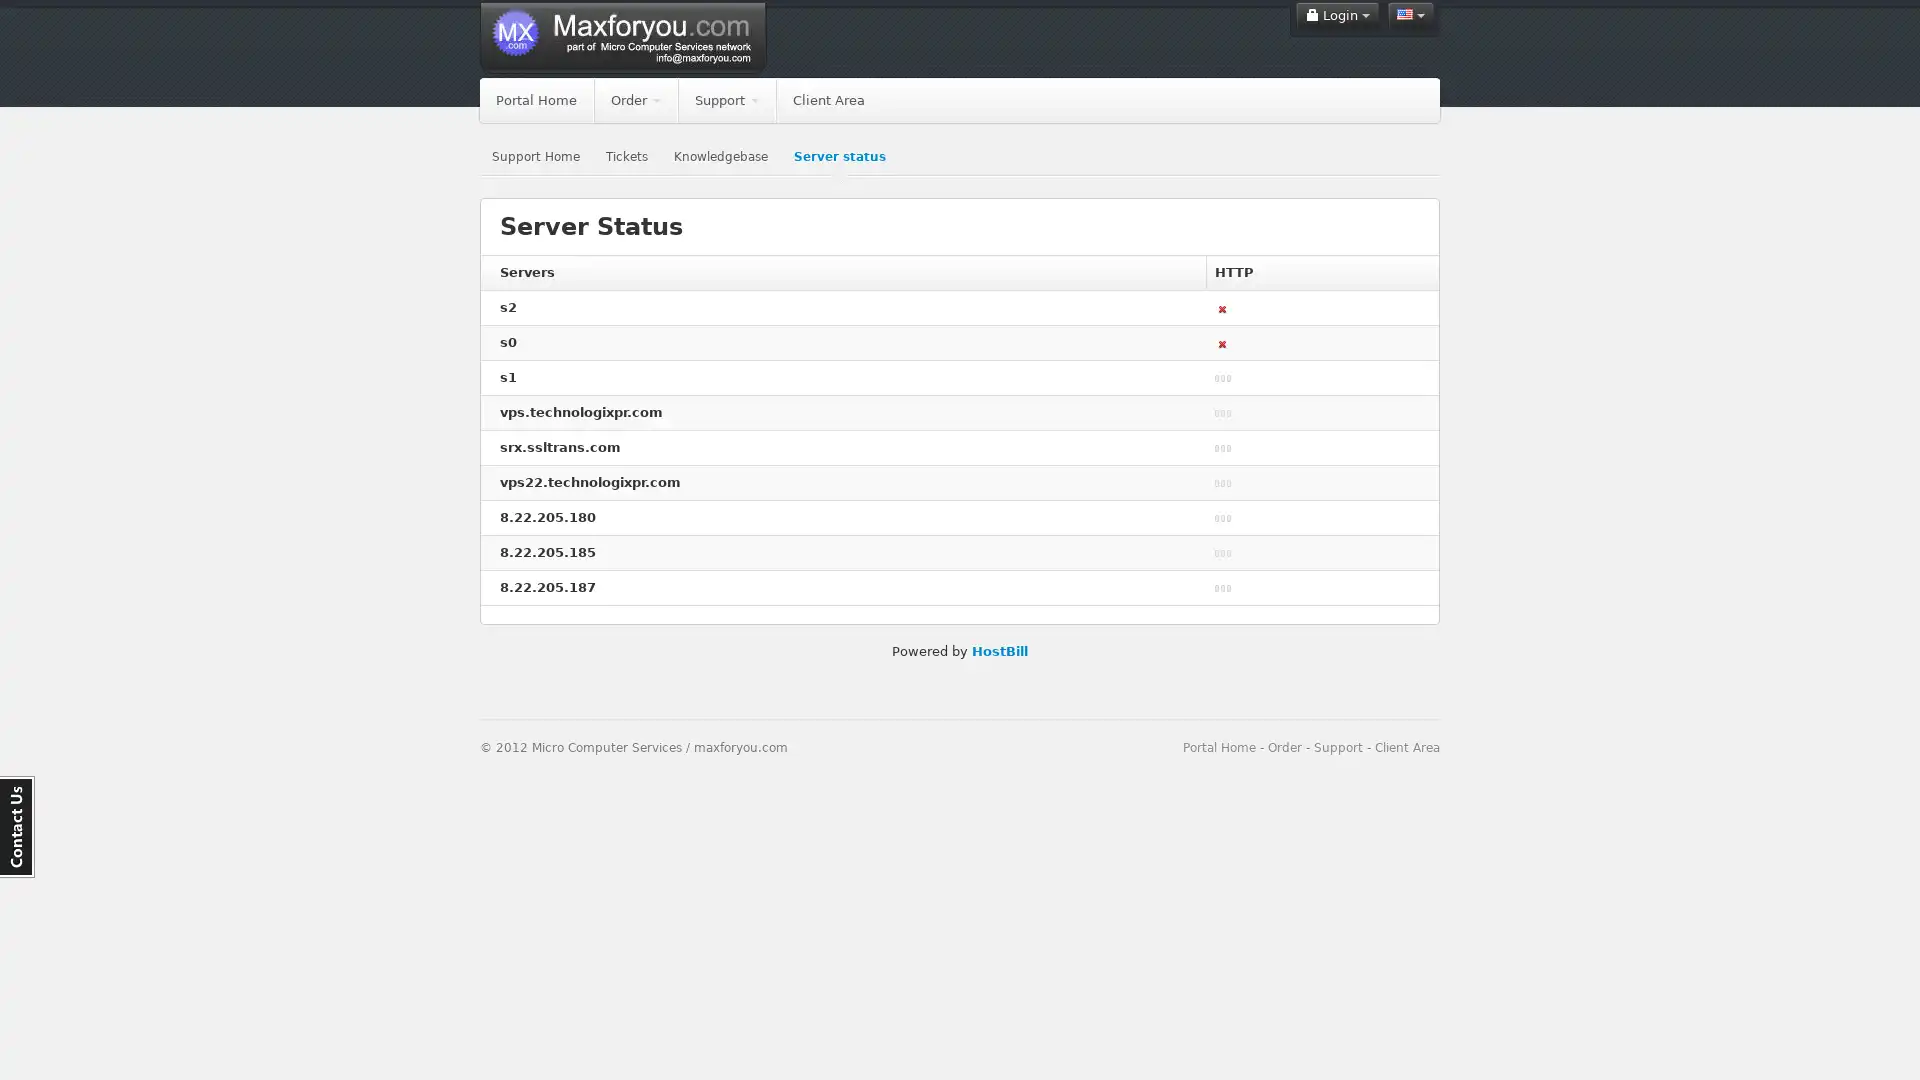 This screenshot has height=1080, width=1920. Describe the element at coordinates (1410, 15) in the screenshot. I see `English` at that location.